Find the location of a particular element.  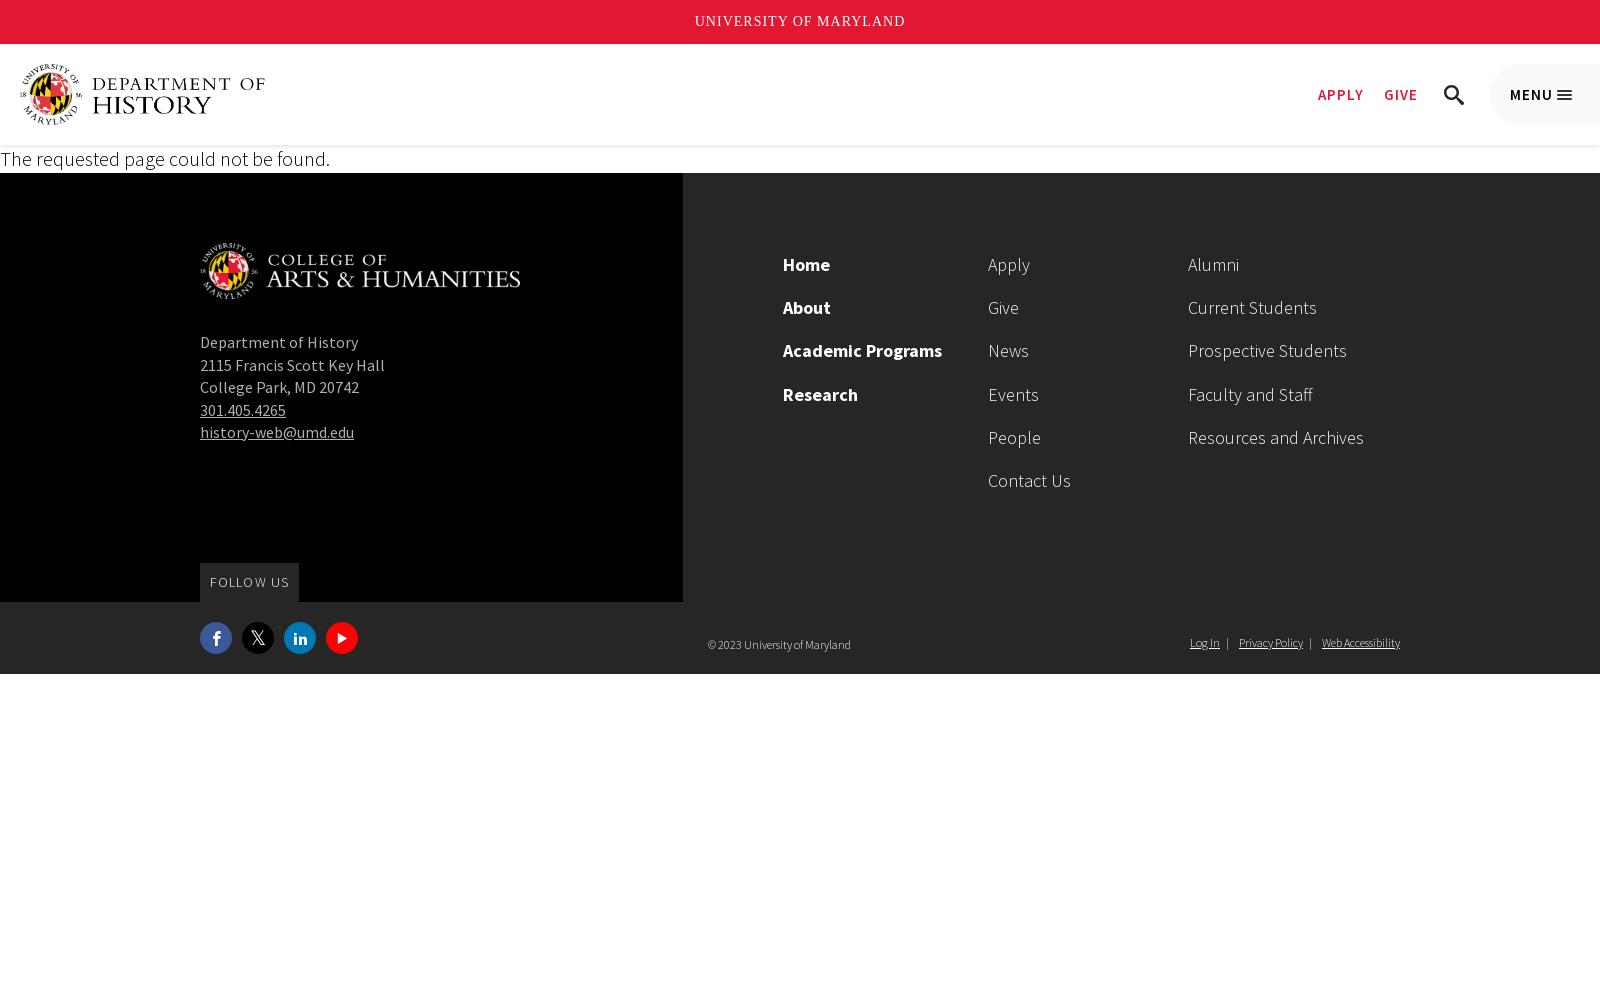

'Events' is located at coordinates (1013, 393).